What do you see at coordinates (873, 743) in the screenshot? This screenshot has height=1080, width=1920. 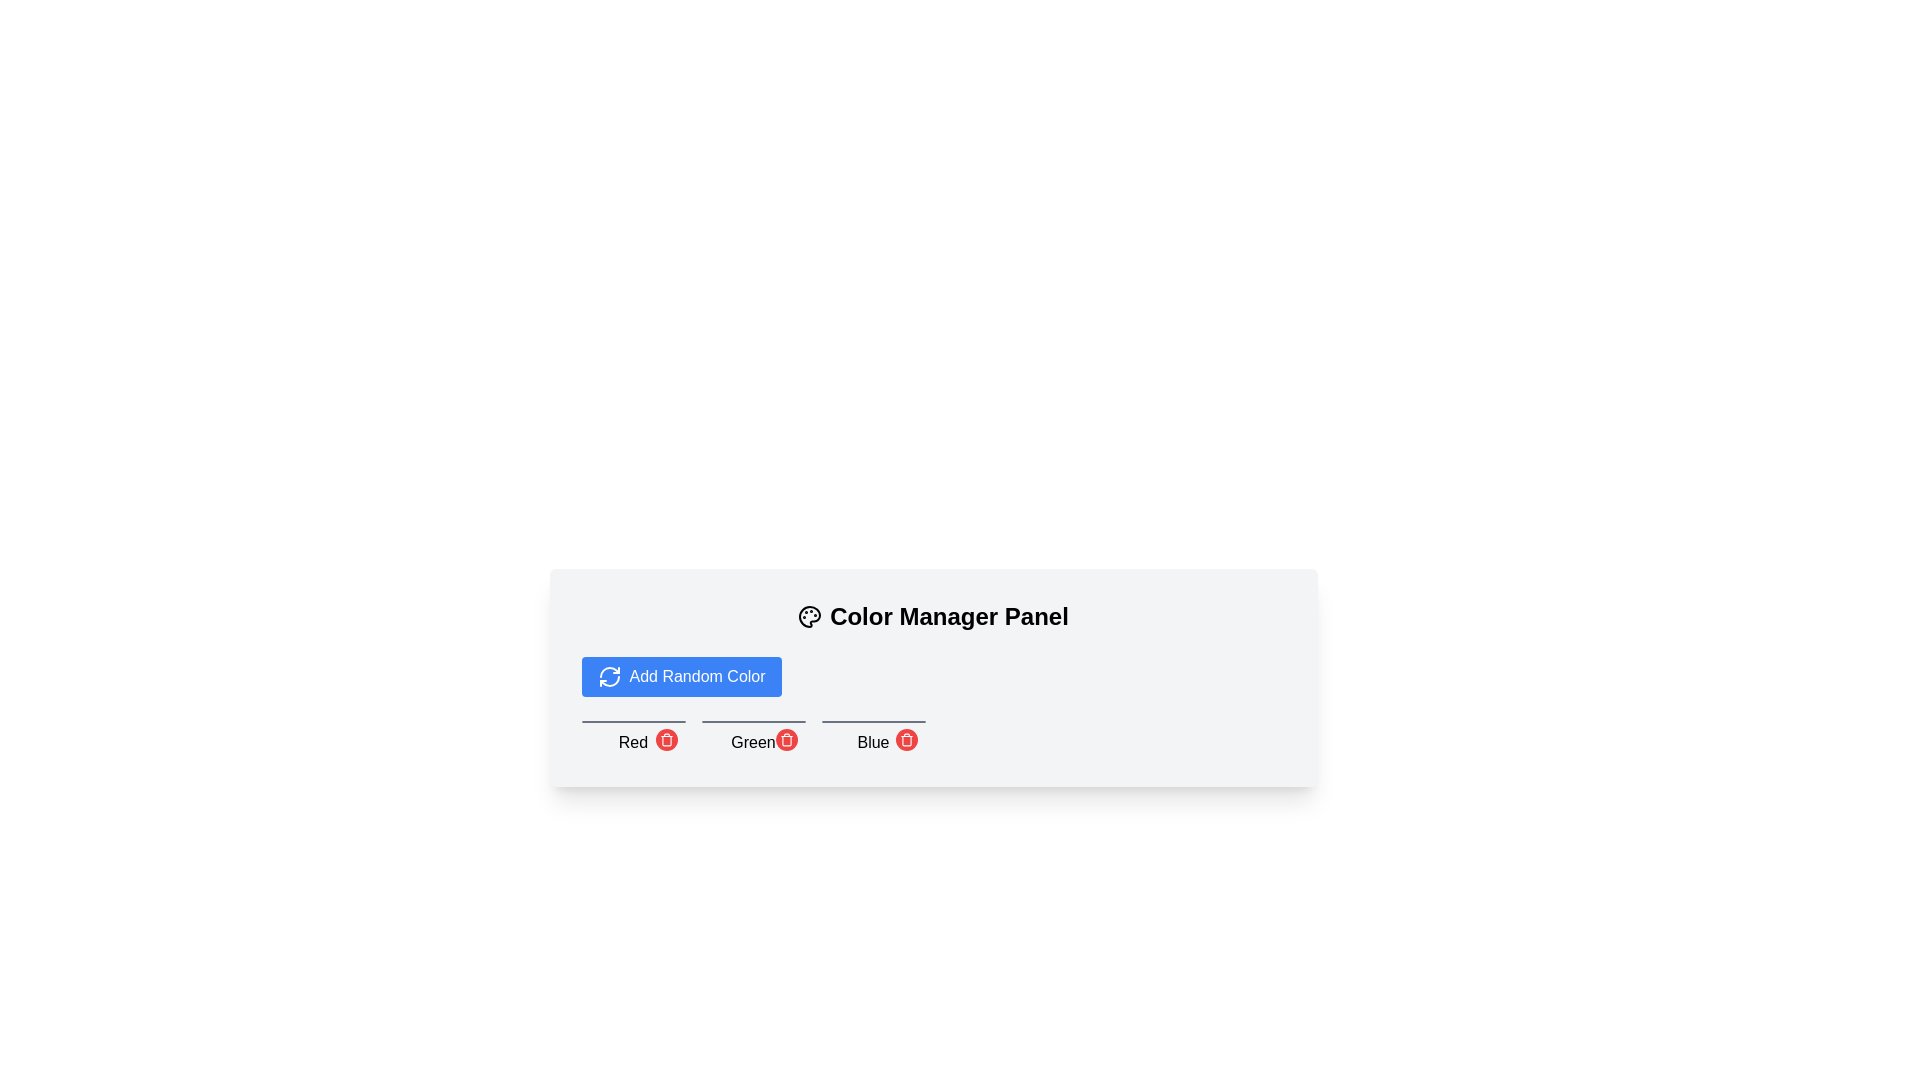 I see `the text label displaying 'Blue', which is centered and positioned below a blue circular button` at bounding box center [873, 743].